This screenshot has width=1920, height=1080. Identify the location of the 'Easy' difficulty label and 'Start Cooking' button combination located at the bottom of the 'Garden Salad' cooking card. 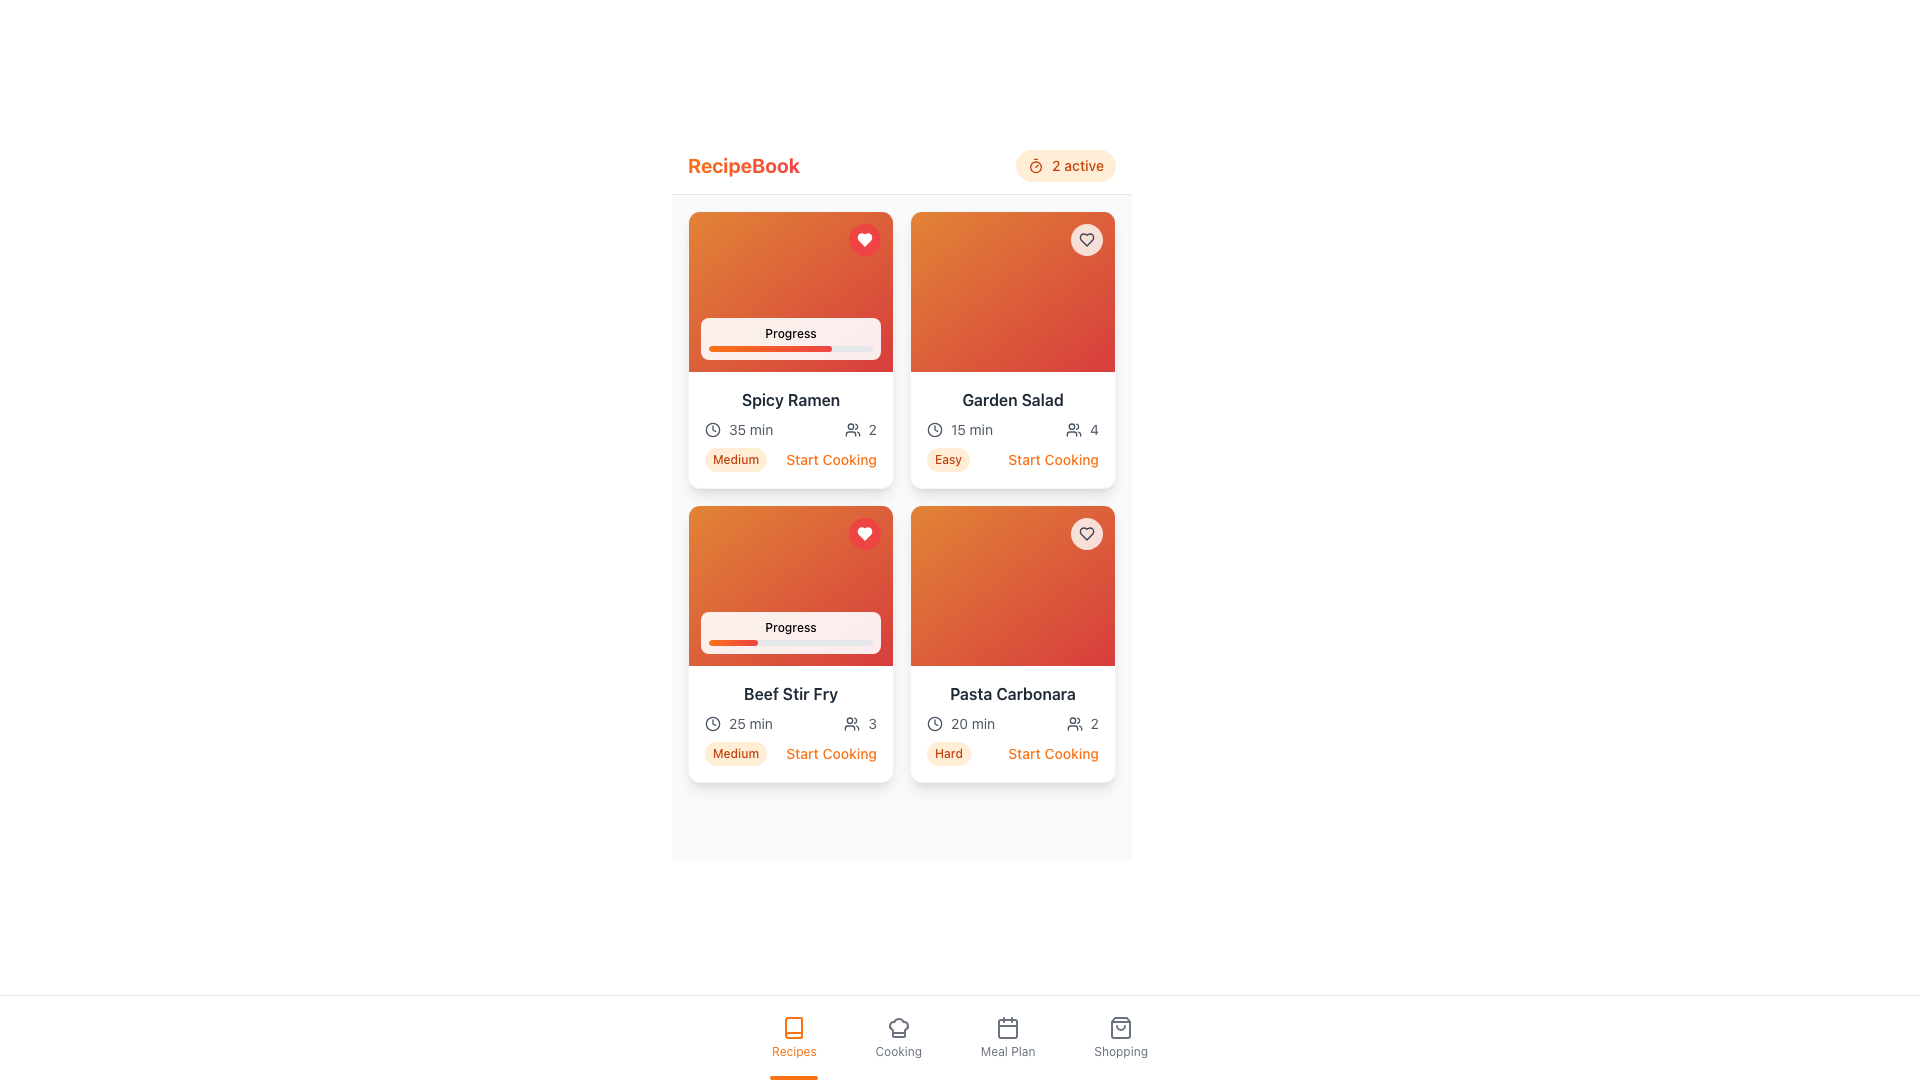
(1012, 459).